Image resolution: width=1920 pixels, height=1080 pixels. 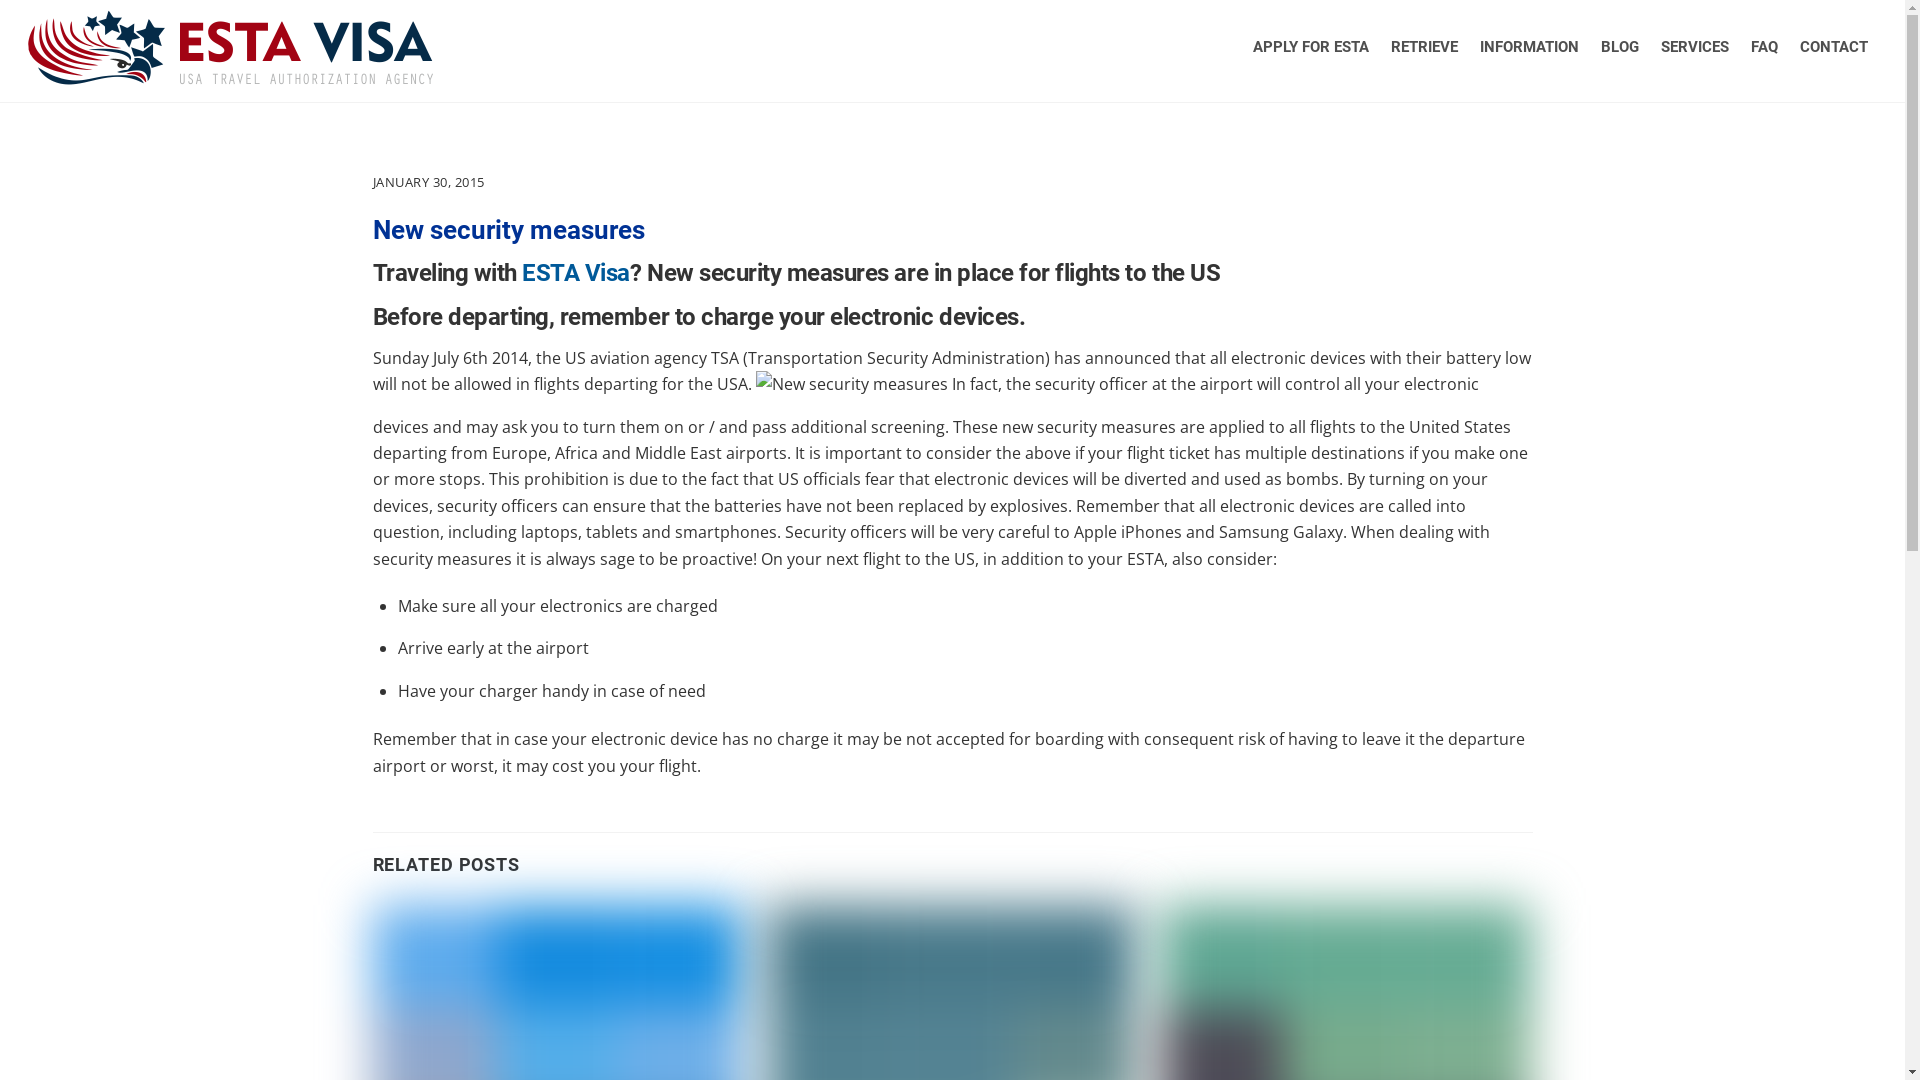 What do you see at coordinates (575, 273) in the screenshot?
I see `'ESTA Visa'` at bounding box center [575, 273].